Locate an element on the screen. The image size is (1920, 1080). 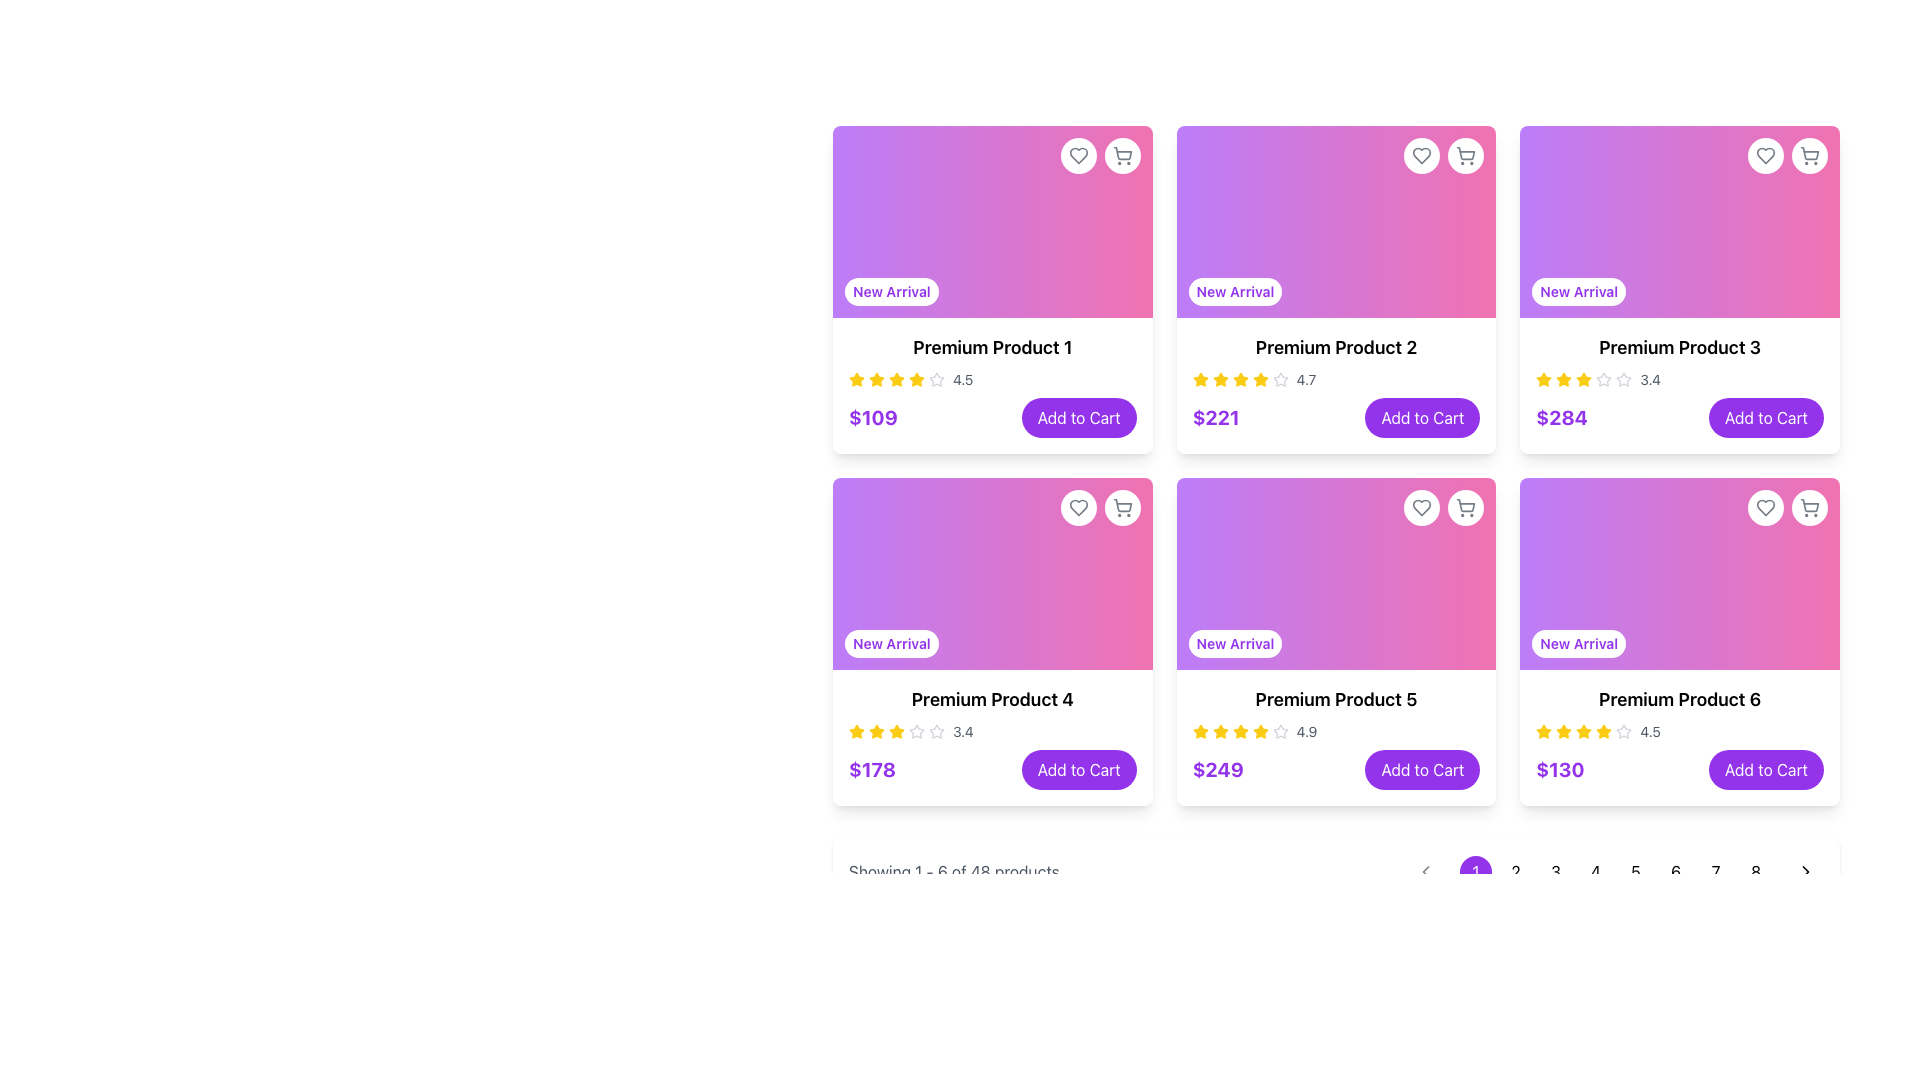
the interactive icon pair consisting of a heart icon and a shopping cart icon located at the top right corner of the product card for 'Premium Product 1' is located at coordinates (1099, 154).